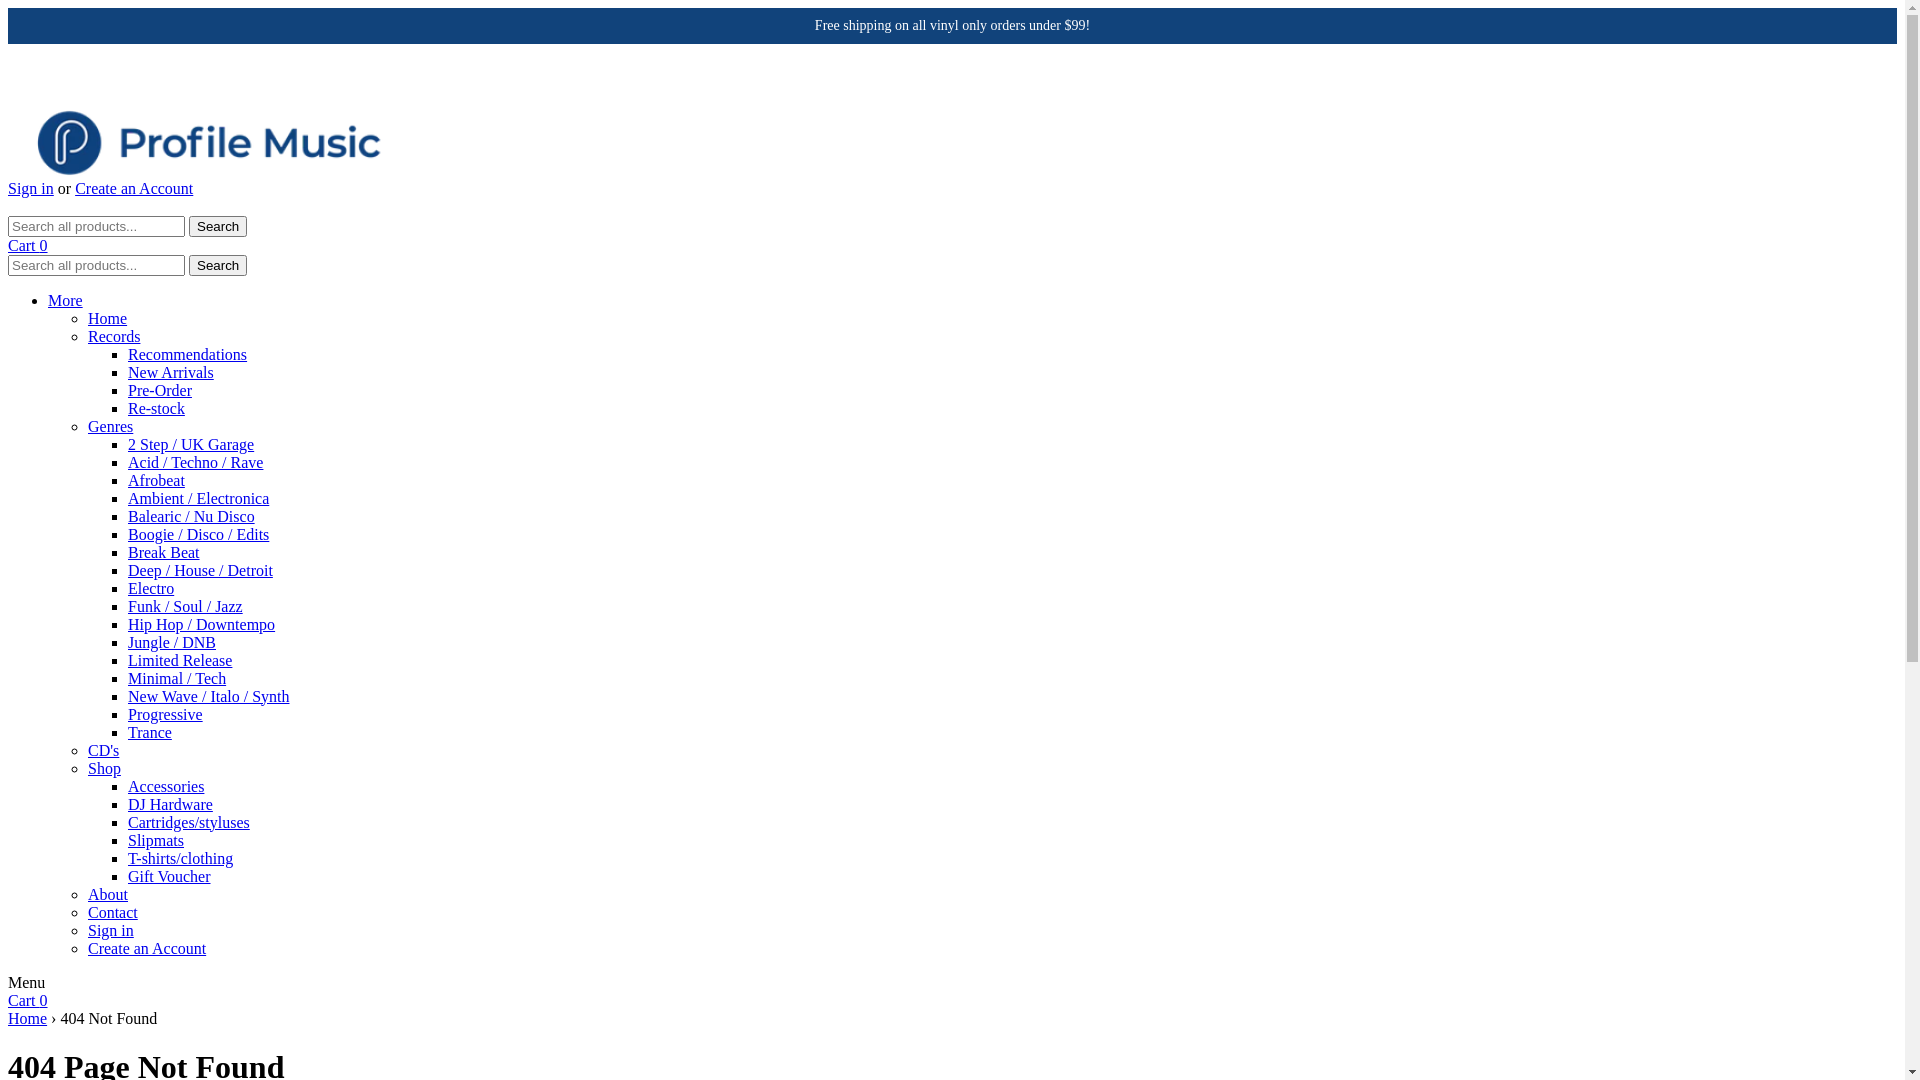 This screenshot has width=1920, height=1080. Describe the element at coordinates (188, 264) in the screenshot. I see `'Search'` at that location.